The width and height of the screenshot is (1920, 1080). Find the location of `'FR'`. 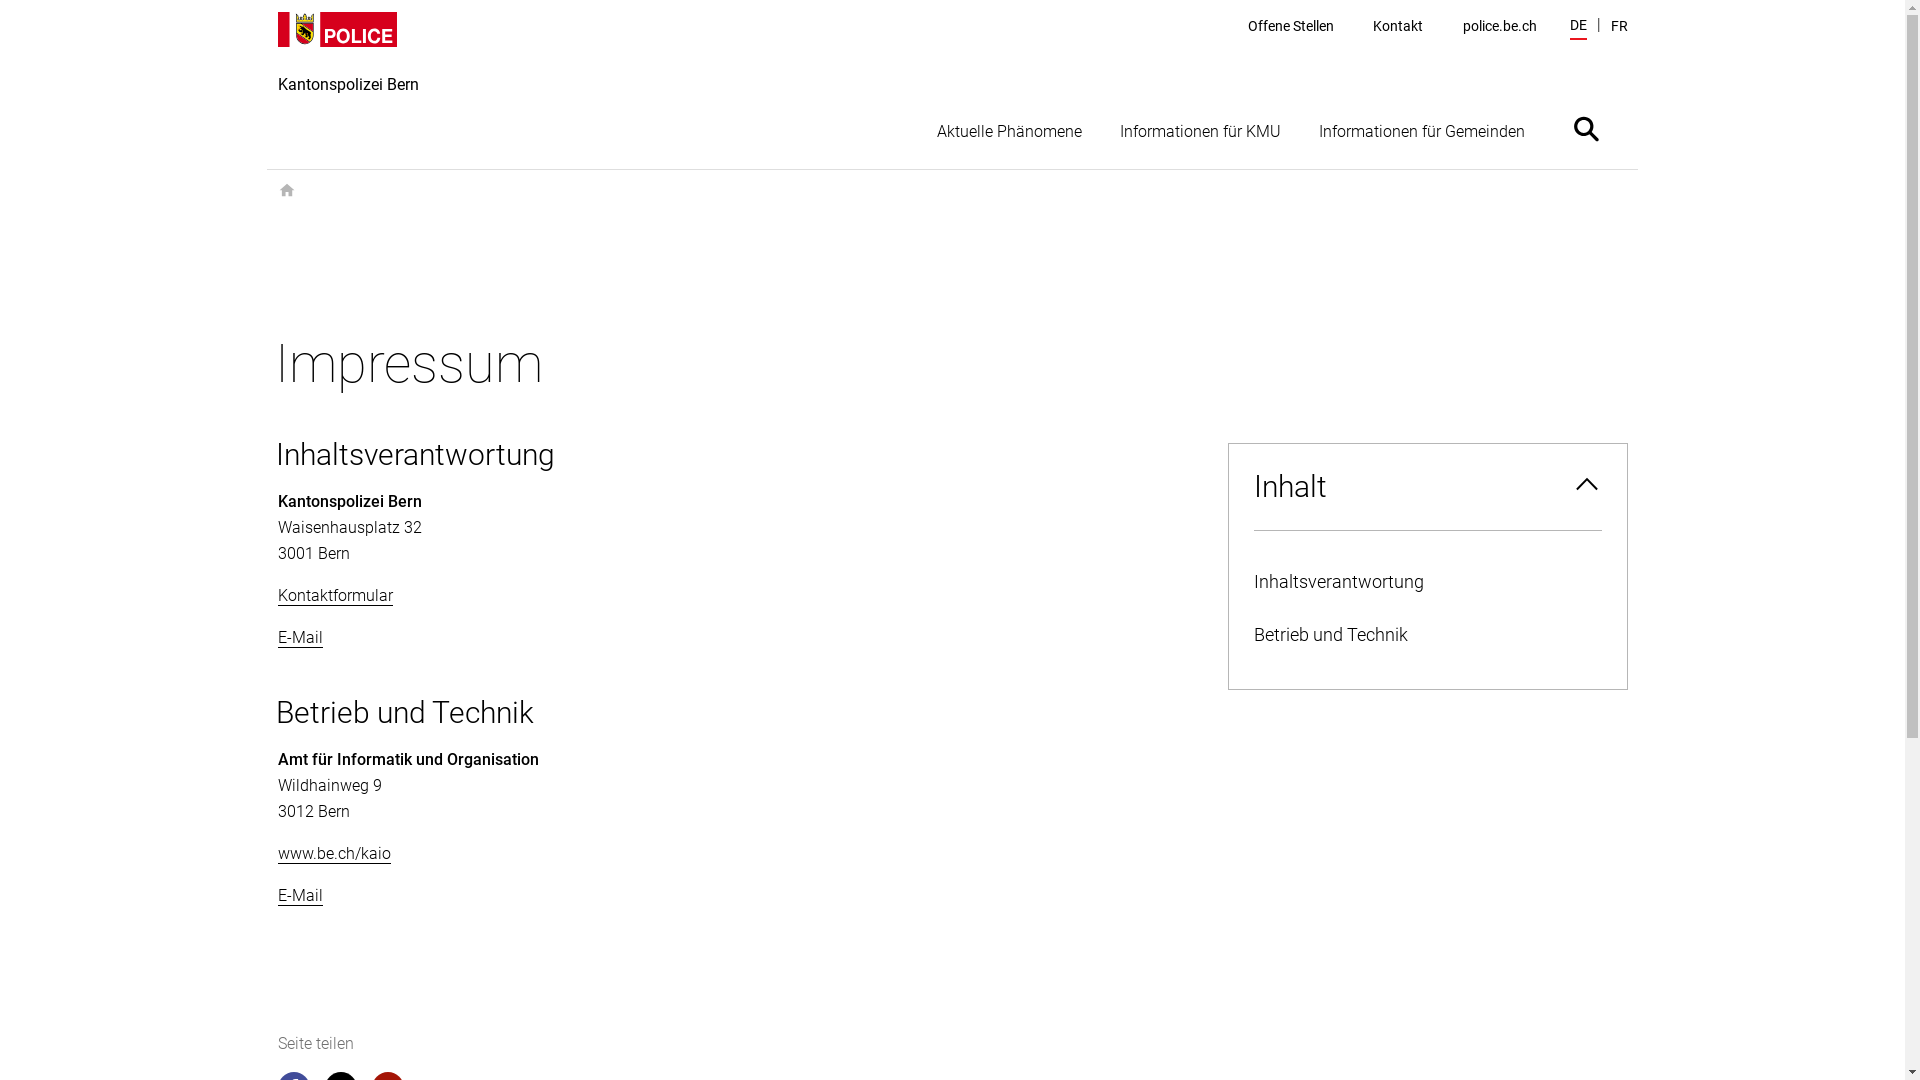

'FR' is located at coordinates (1618, 26).